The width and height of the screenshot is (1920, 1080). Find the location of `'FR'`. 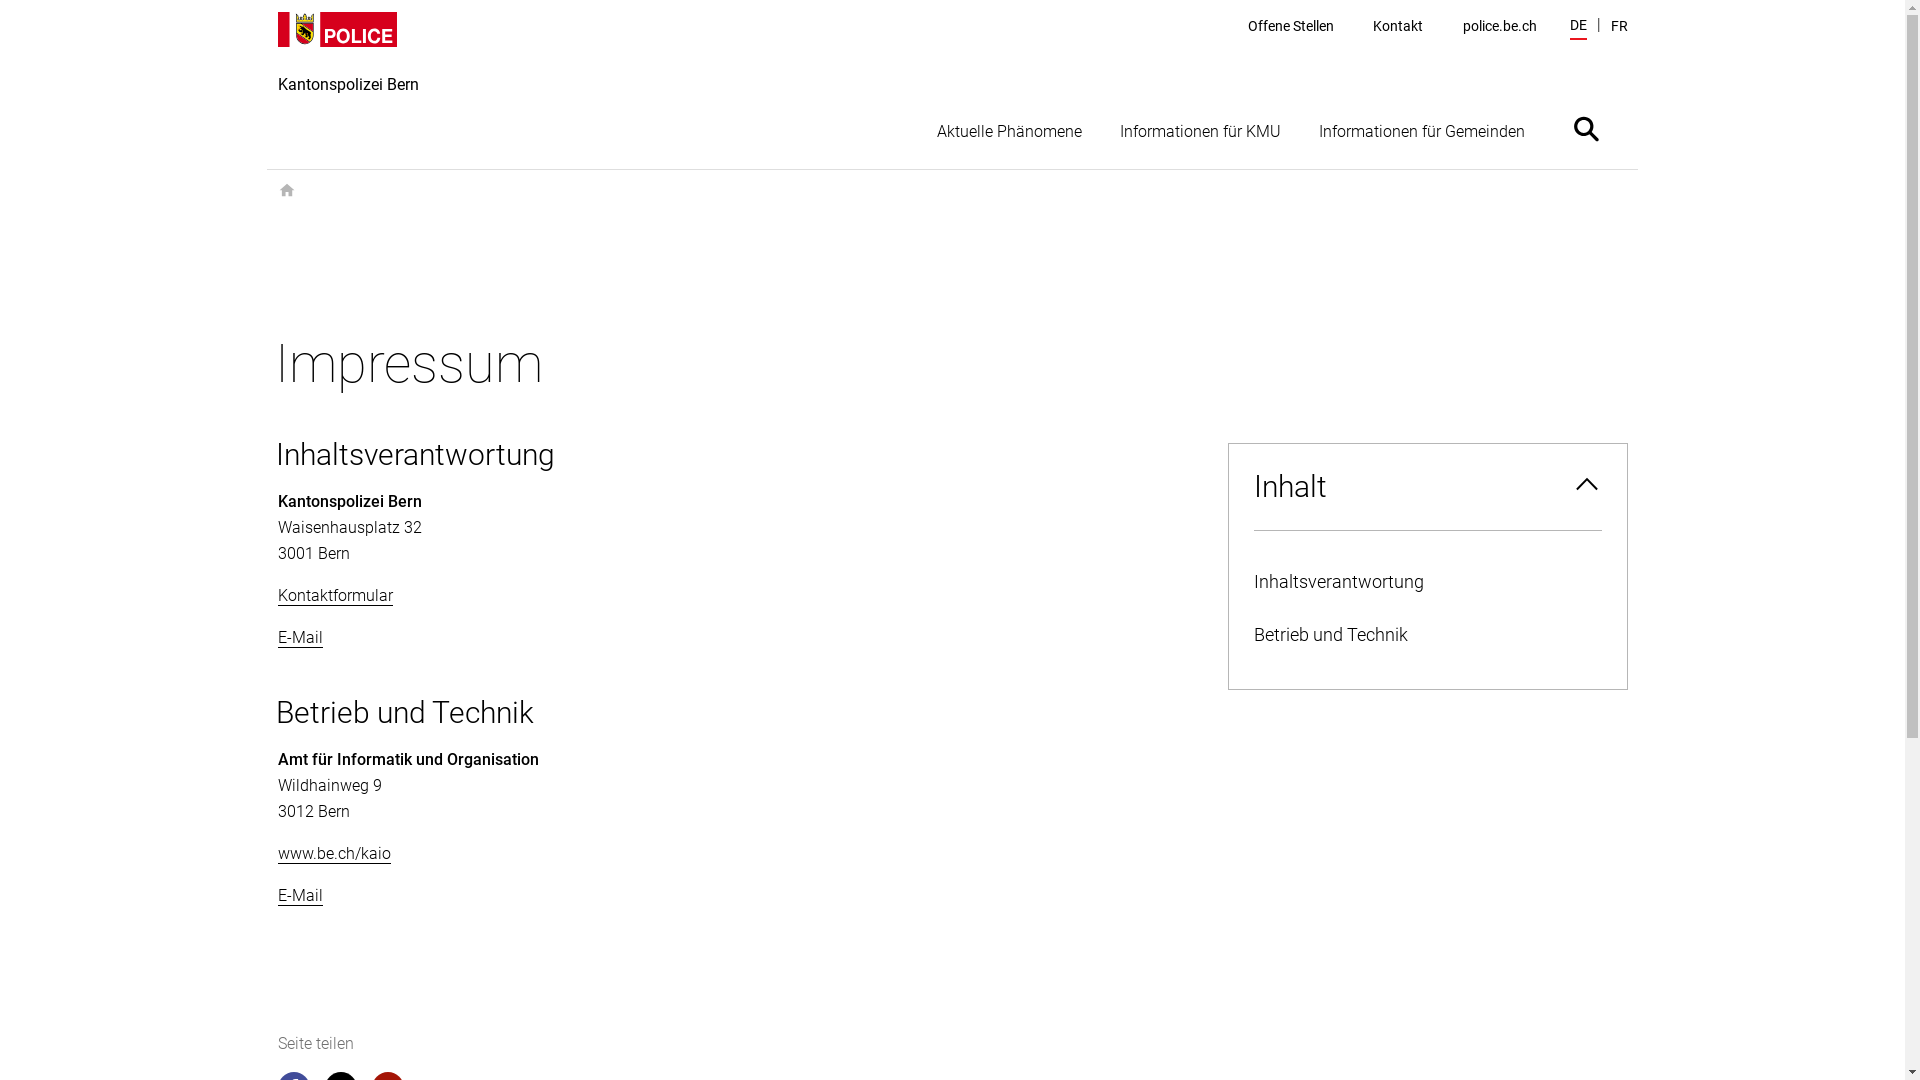

'FR' is located at coordinates (1618, 26).